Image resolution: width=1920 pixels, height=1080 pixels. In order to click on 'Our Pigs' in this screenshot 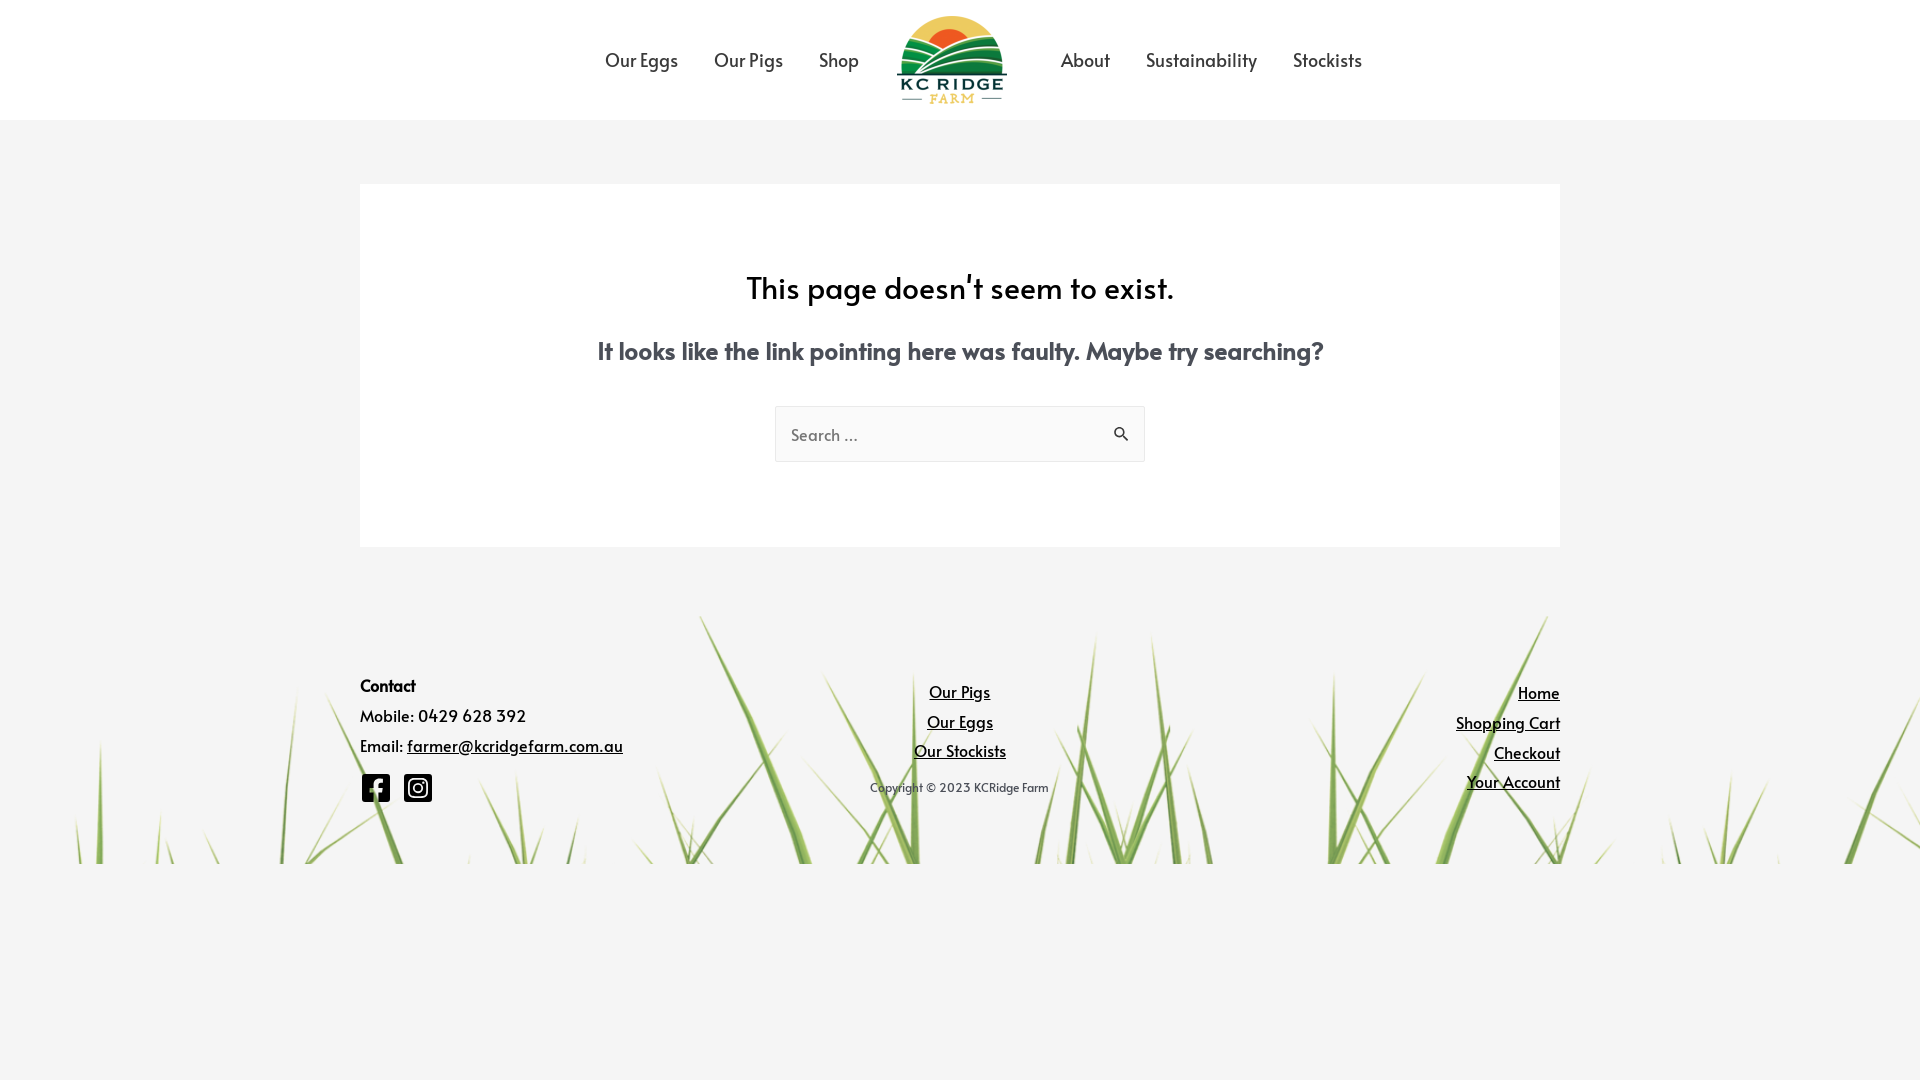, I will do `click(928, 689)`.